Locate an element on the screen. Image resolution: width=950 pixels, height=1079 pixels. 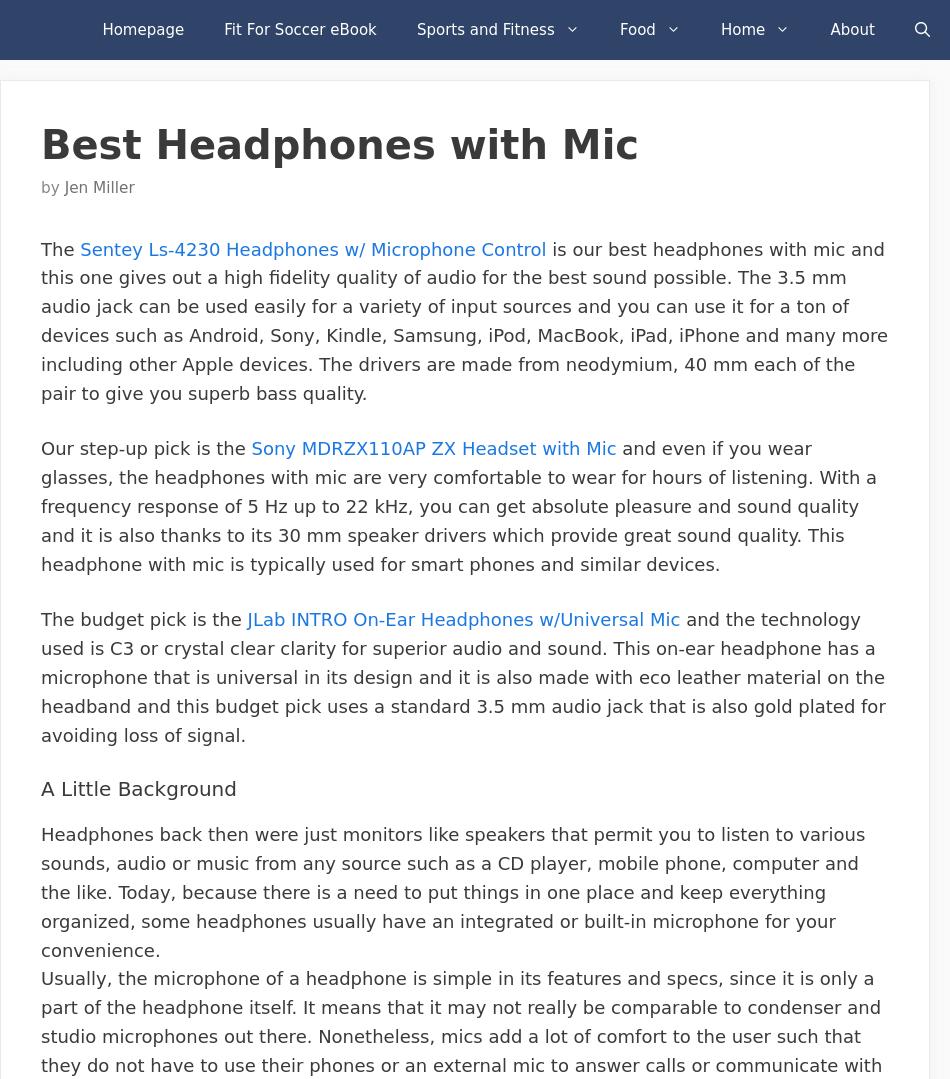
'Sony MDRZX110AP ZX Headset with Mic' is located at coordinates (432, 448).